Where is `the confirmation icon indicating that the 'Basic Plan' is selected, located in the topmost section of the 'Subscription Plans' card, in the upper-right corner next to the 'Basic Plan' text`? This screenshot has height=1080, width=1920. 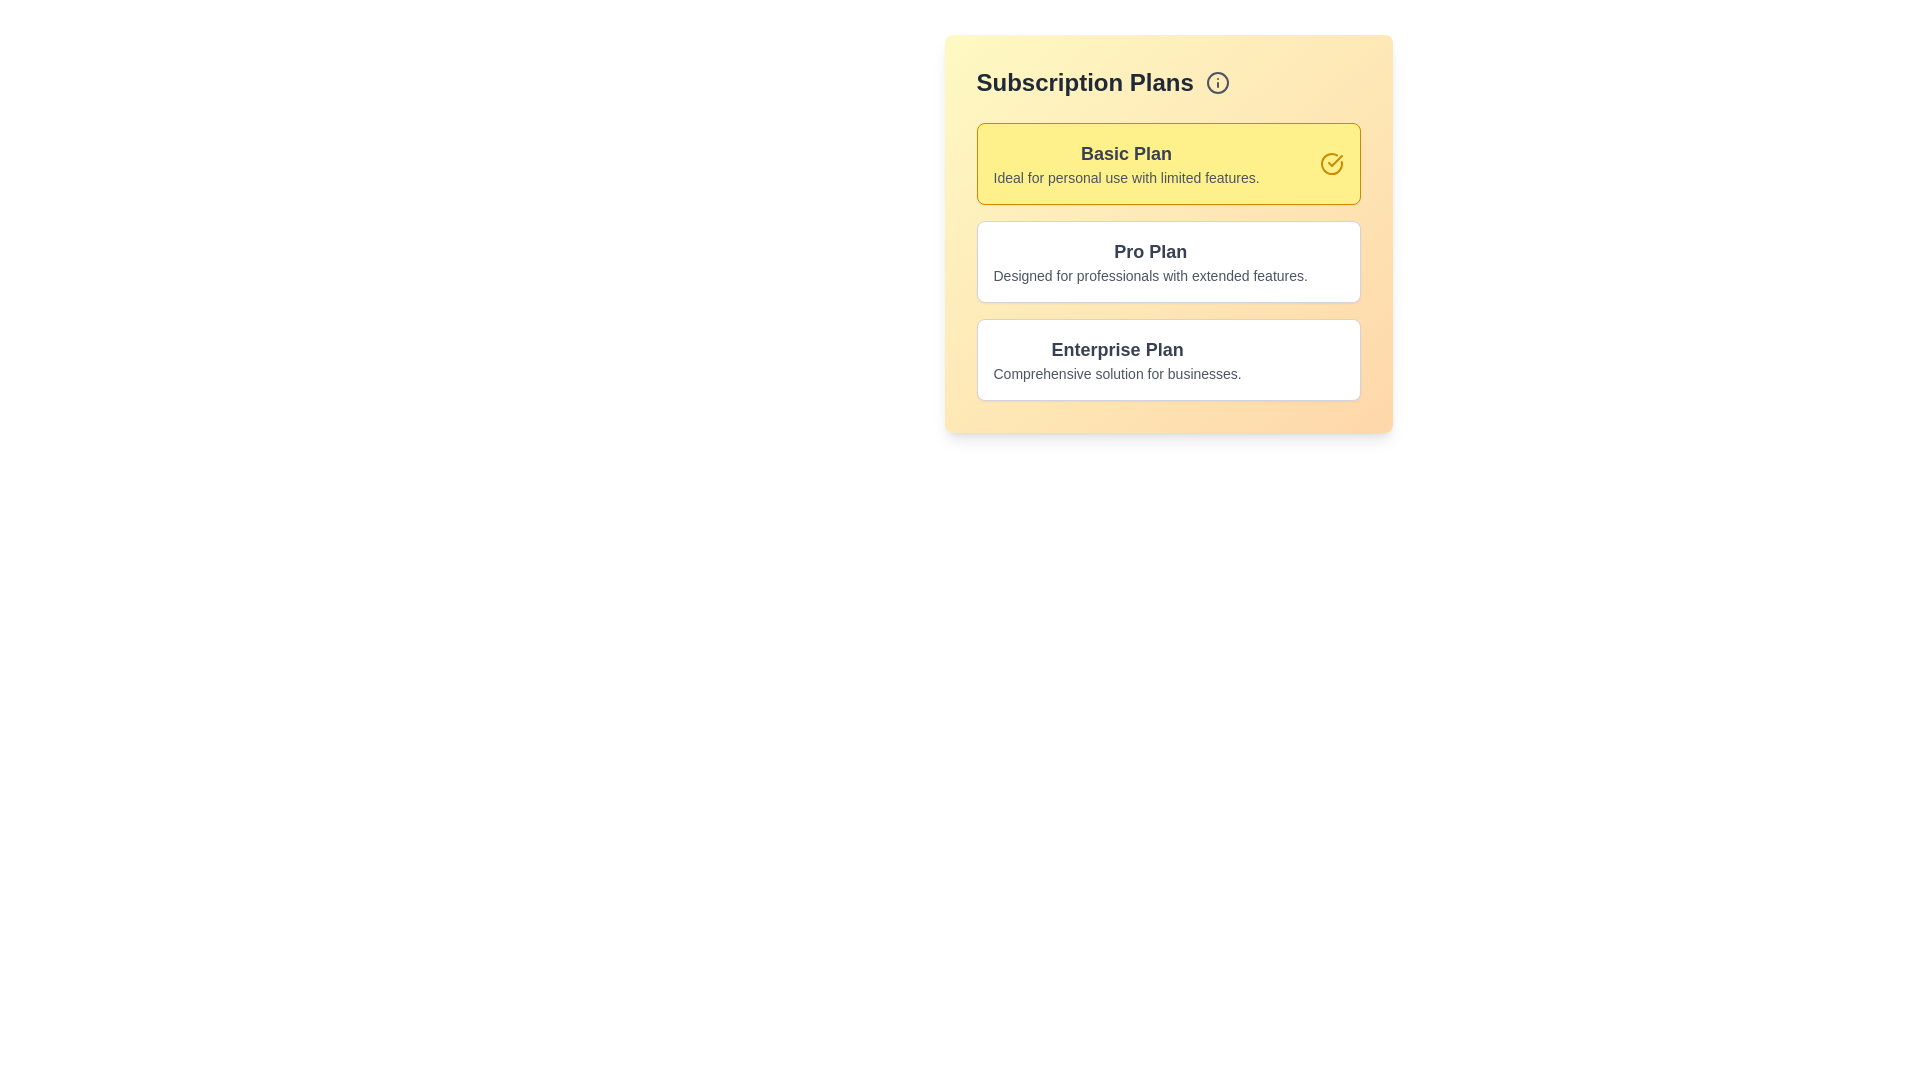
the confirmation icon indicating that the 'Basic Plan' is selected, located in the topmost section of the 'Subscription Plans' card, in the upper-right corner next to the 'Basic Plan' text is located at coordinates (1331, 163).